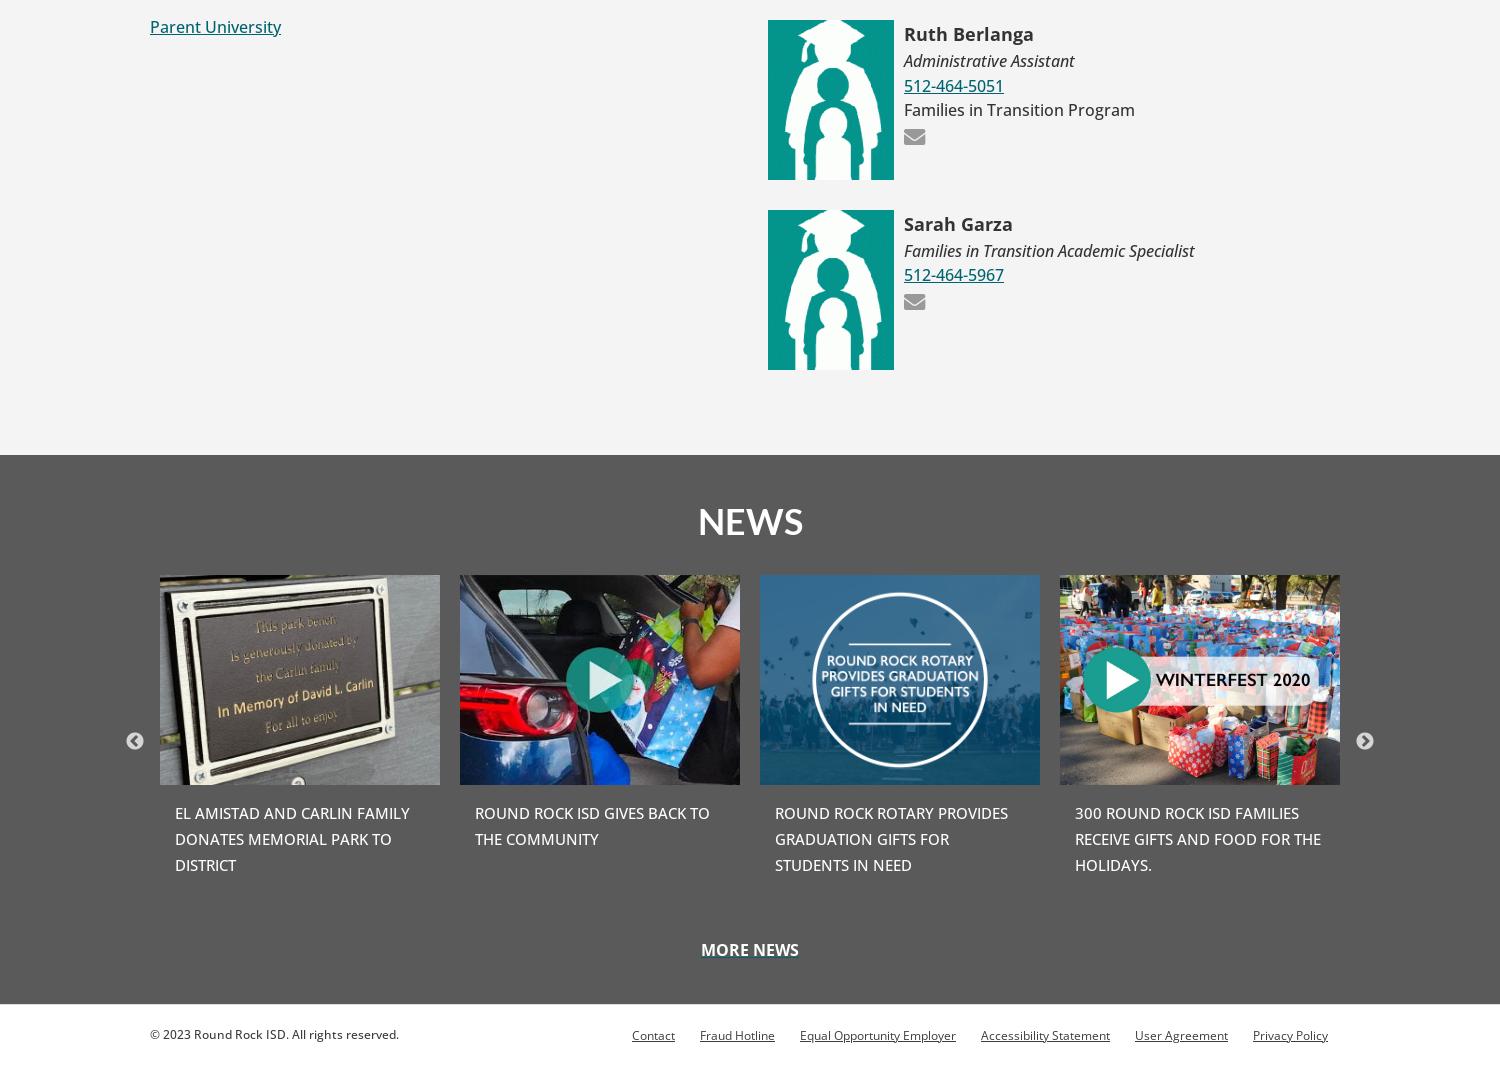 Image resolution: width=1500 pixels, height=1067 pixels. What do you see at coordinates (150, 1033) in the screenshot?
I see `'© 2023 Round Rock ISD. All rights reserved.'` at bounding box center [150, 1033].